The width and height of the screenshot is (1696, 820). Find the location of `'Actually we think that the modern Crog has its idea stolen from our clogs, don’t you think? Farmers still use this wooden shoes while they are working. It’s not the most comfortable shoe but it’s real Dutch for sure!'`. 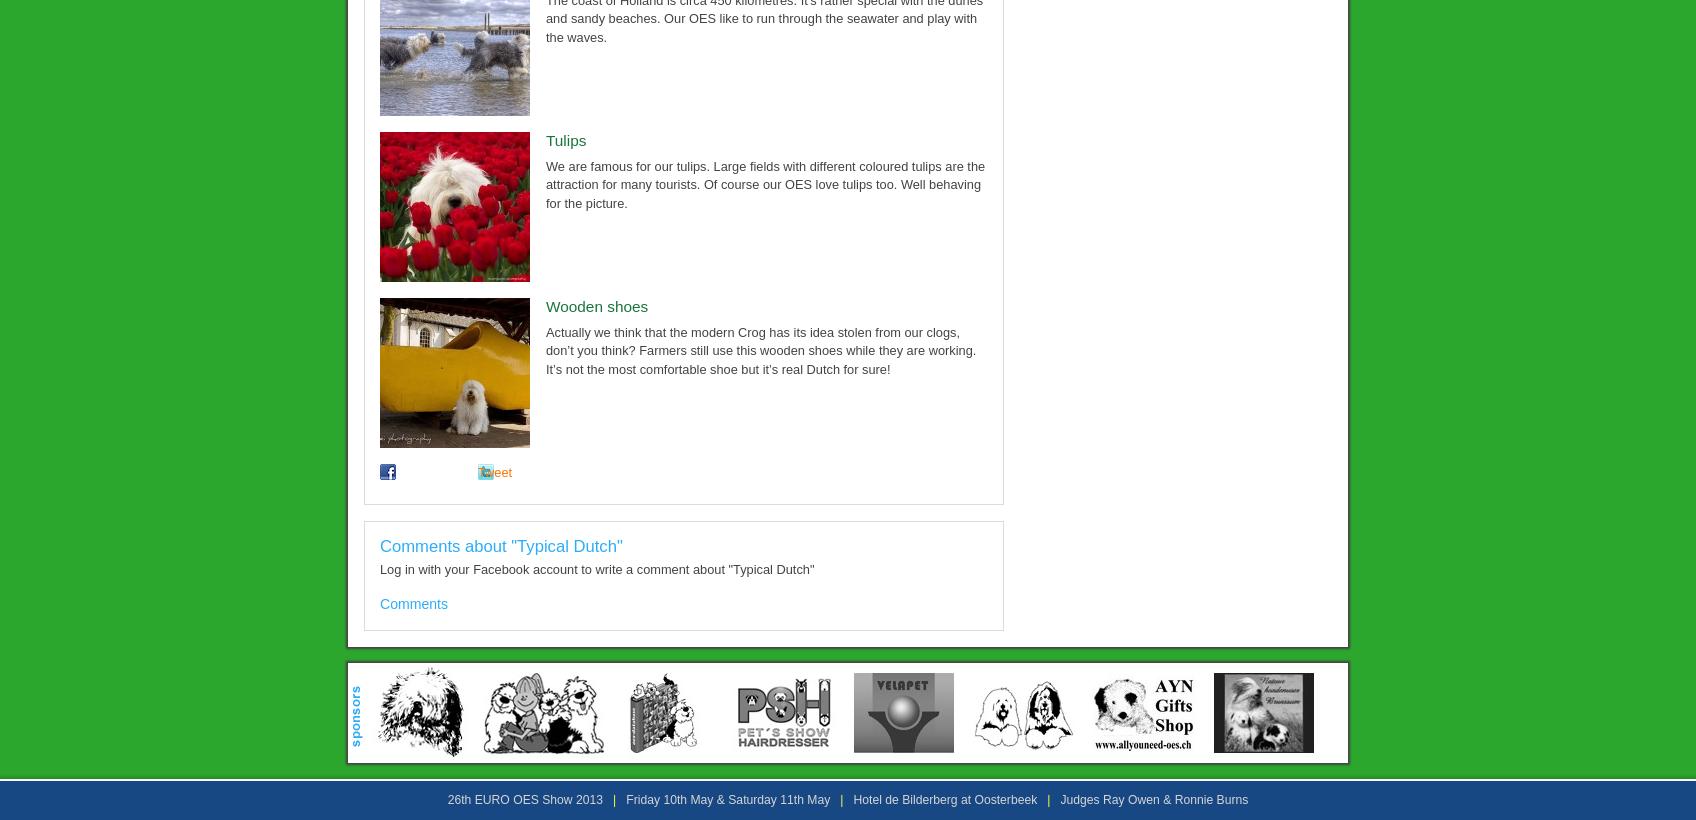

'Actually we think that the modern Crog has its idea stolen from our clogs, don’t you think? Farmers still use this wooden shoes while they are working. It’s not the most comfortable shoe but it’s real Dutch for sure!' is located at coordinates (760, 348).